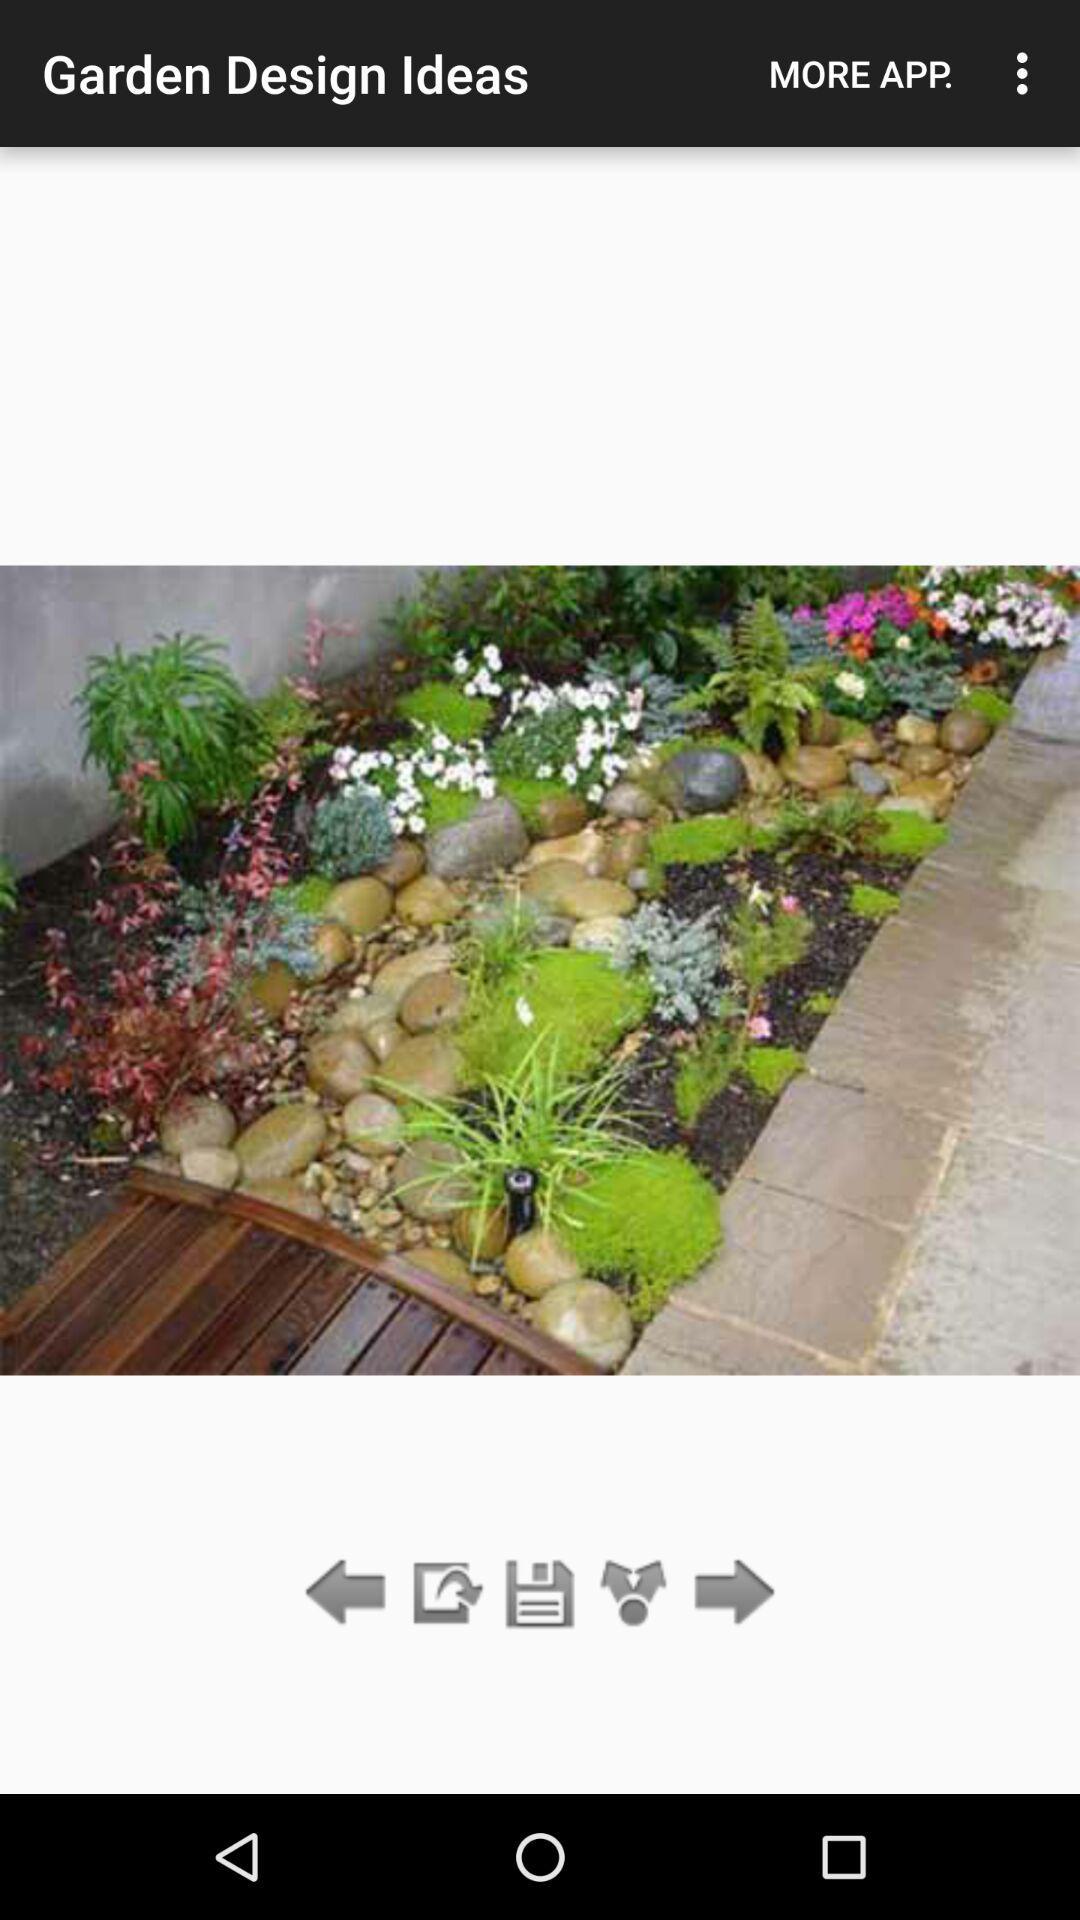 The image size is (1080, 1920). What do you see at coordinates (1027, 73) in the screenshot?
I see `item next to more app. icon` at bounding box center [1027, 73].